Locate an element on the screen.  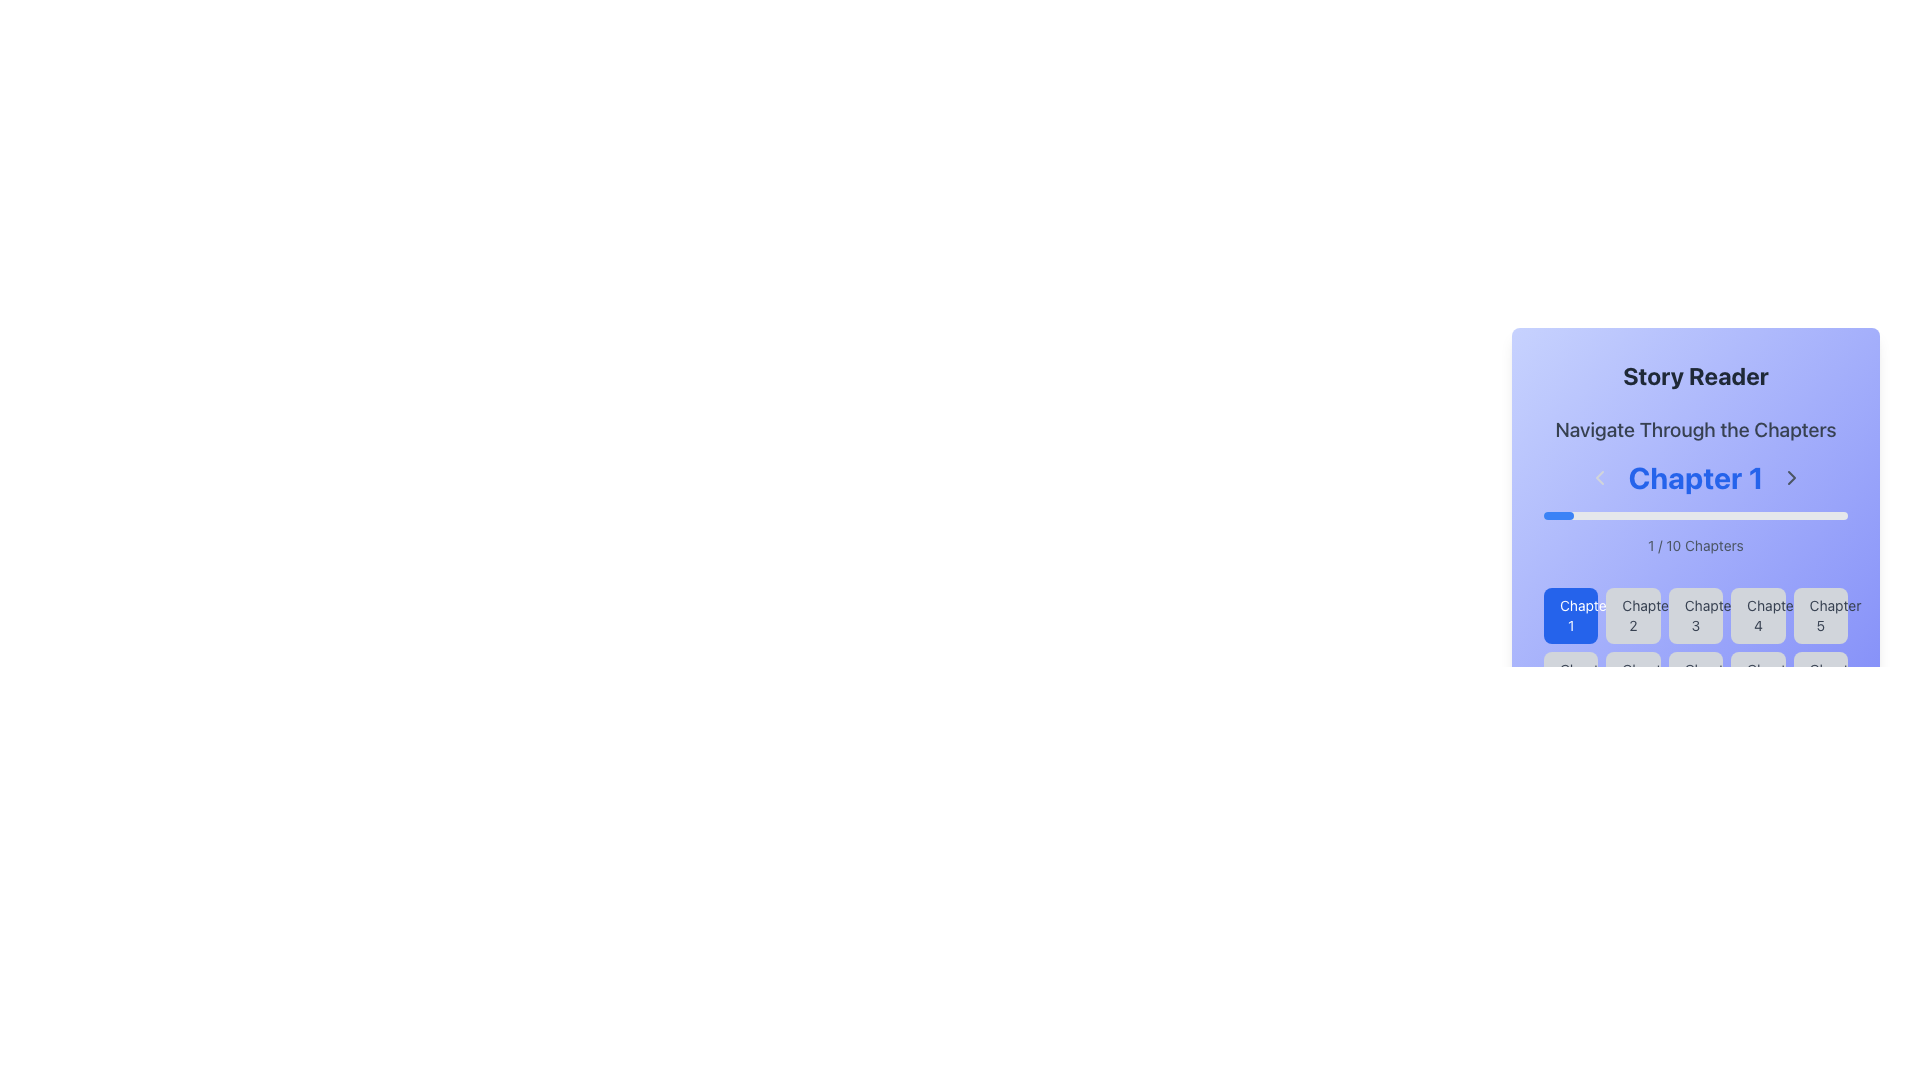
the progress bar located below 'Chapter 1' and above '1 / 10 Chapters', which visually represents progress is located at coordinates (1694, 515).